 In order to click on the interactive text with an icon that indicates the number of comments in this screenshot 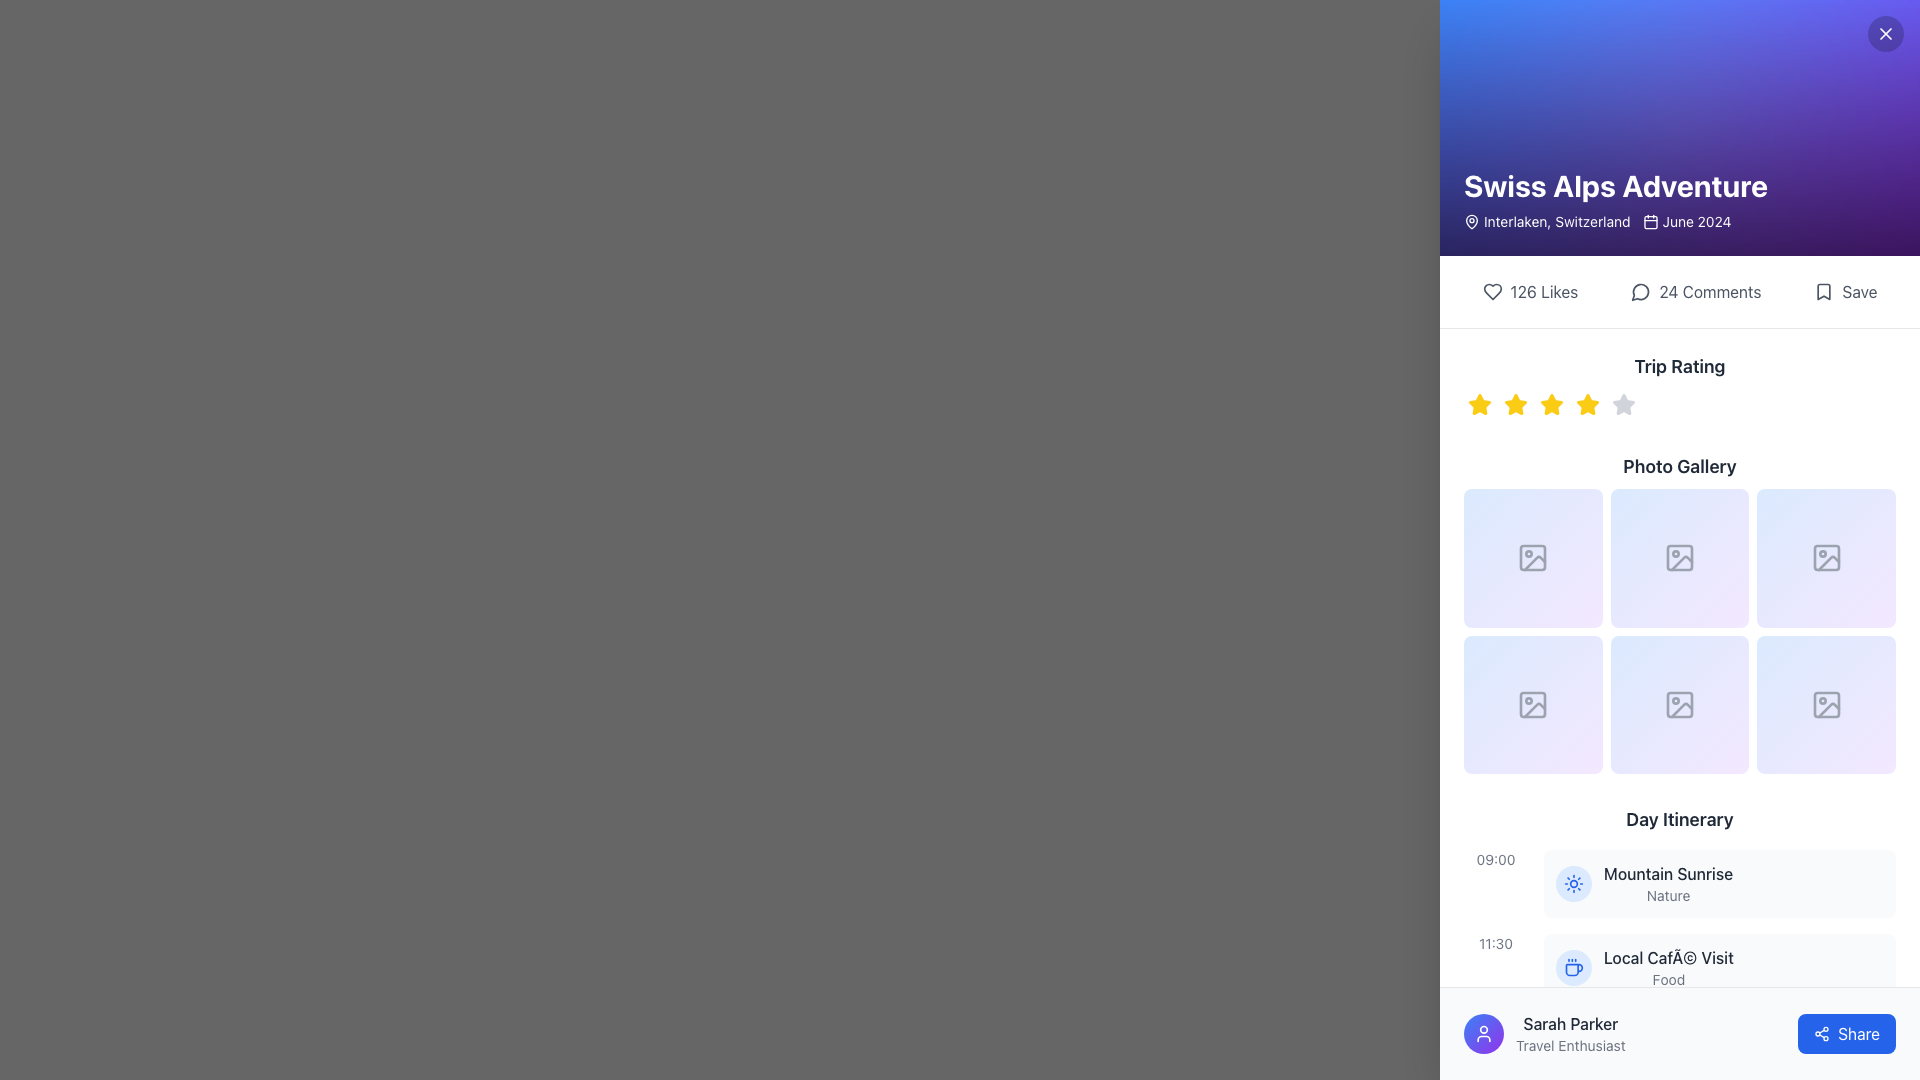, I will do `click(1695, 292)`.